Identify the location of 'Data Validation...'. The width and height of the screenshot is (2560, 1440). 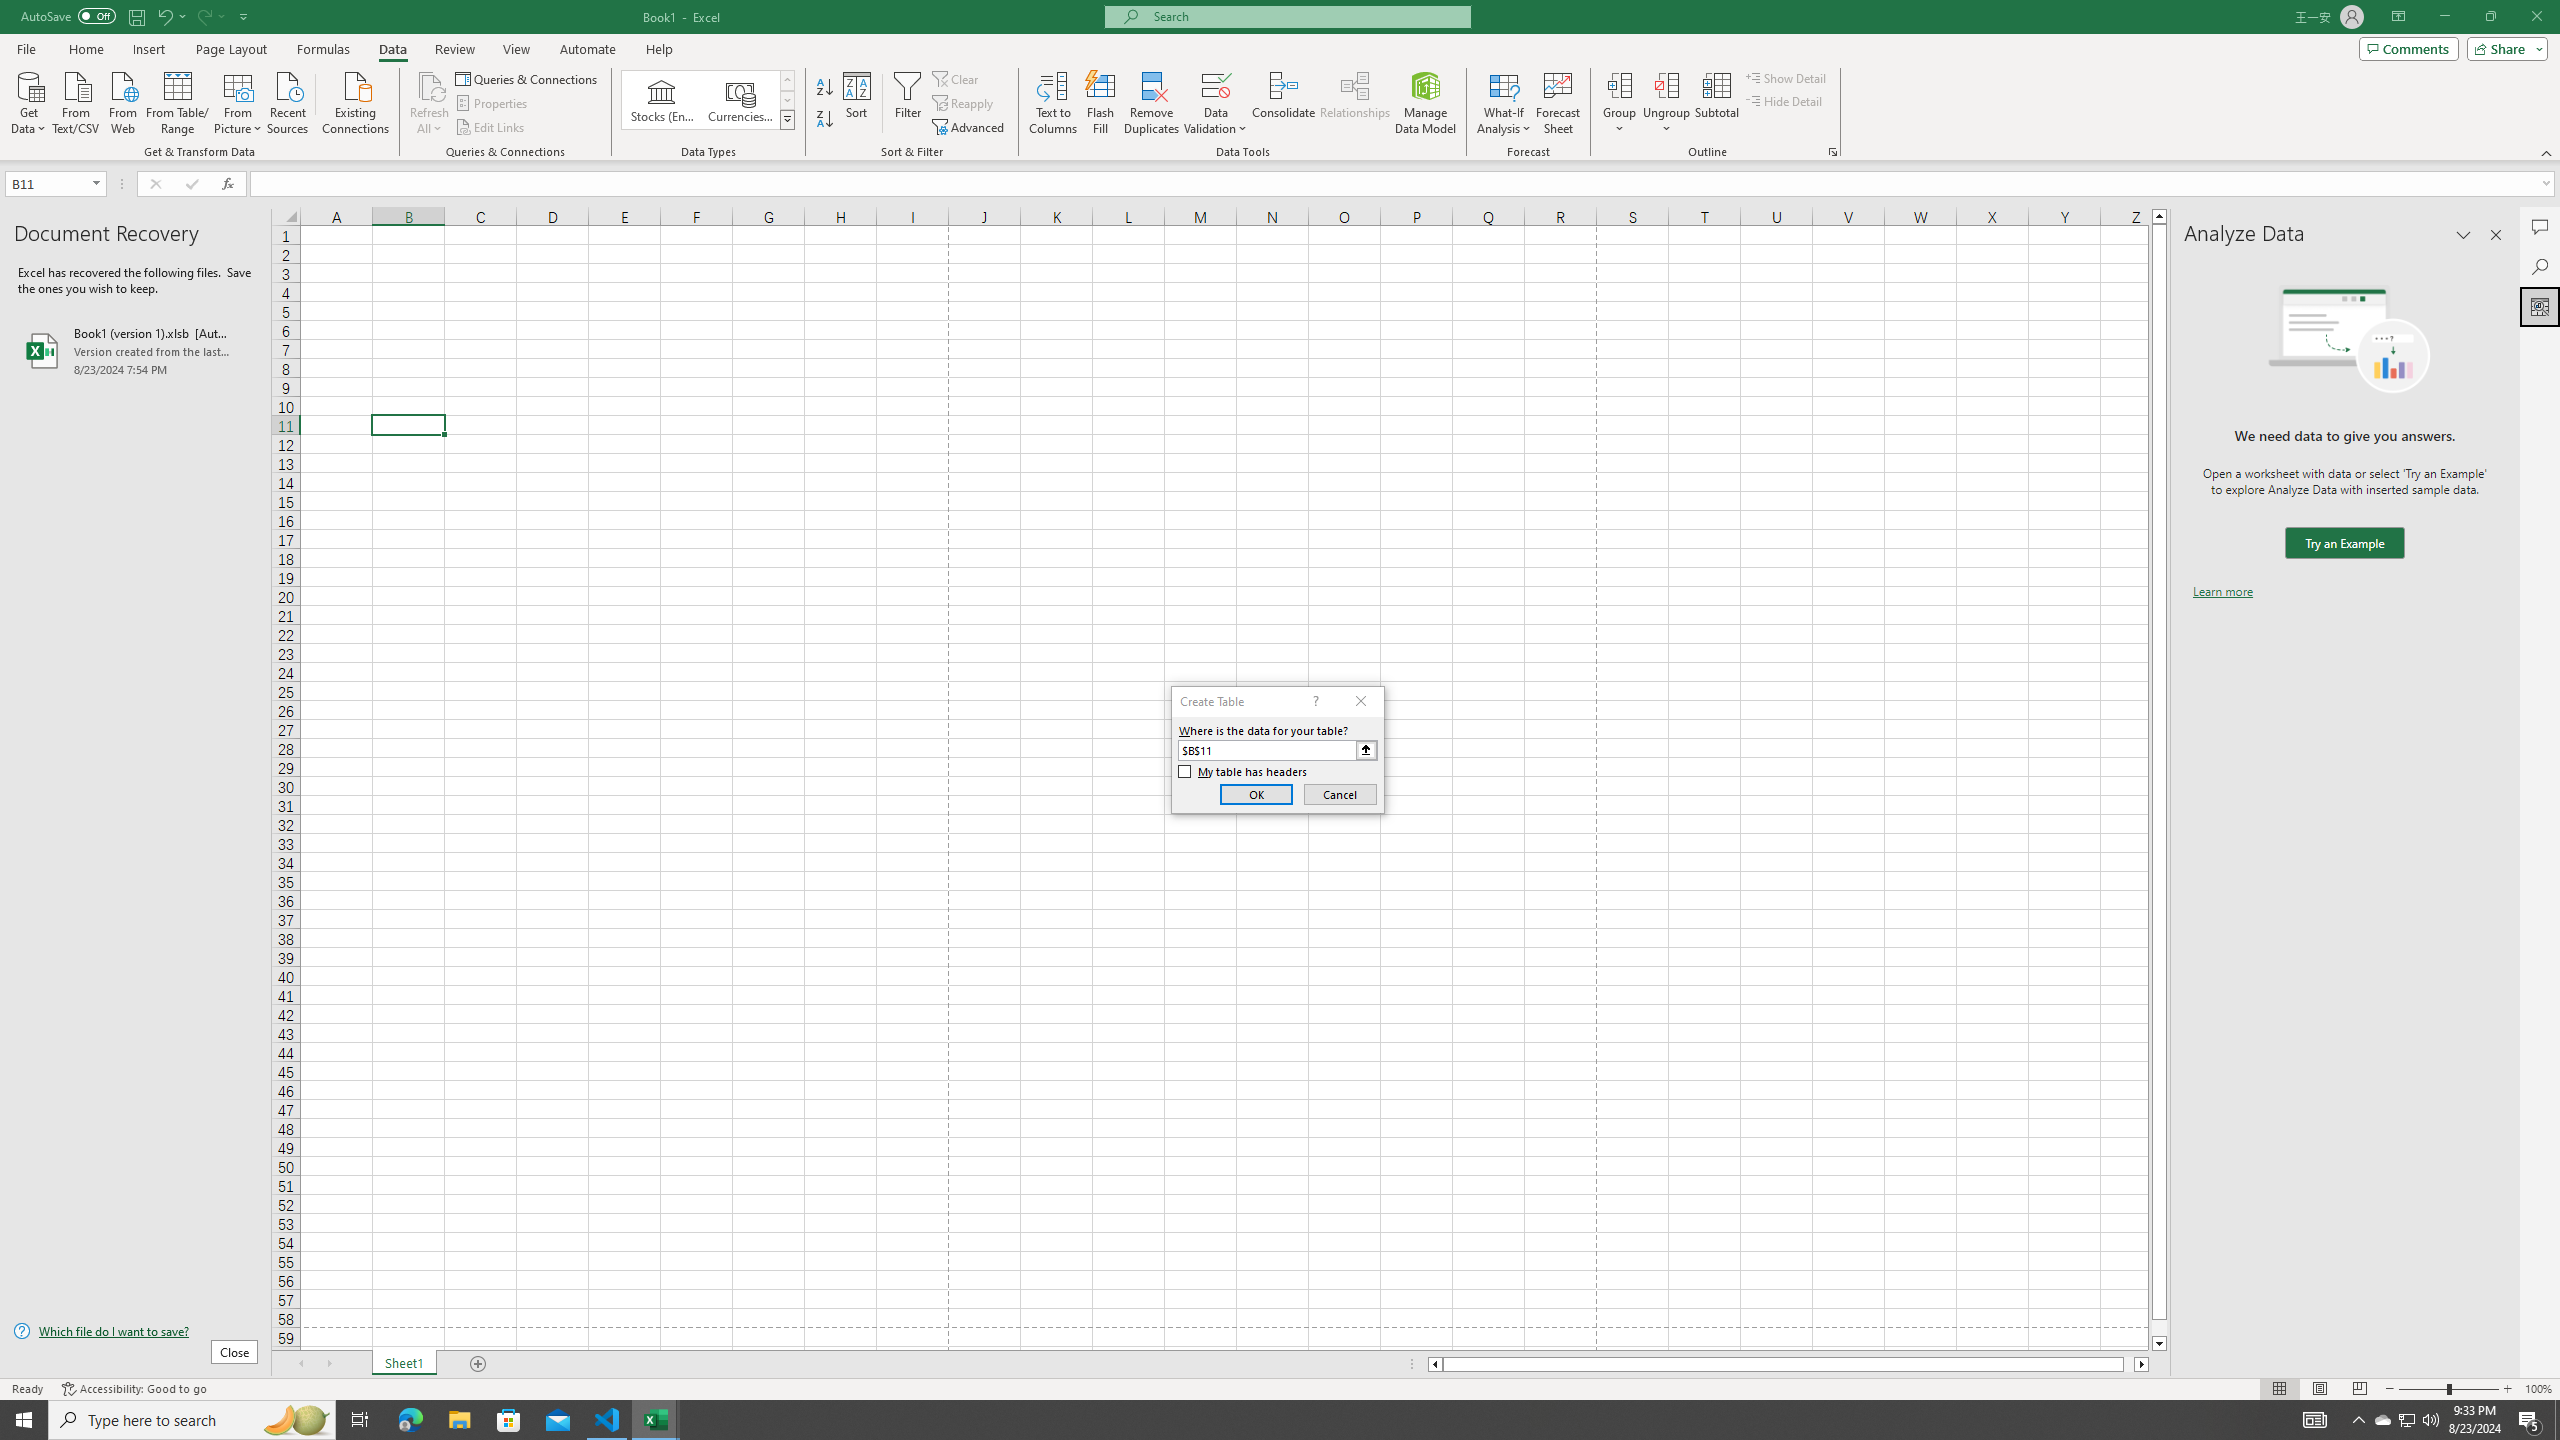
(1215, 84).